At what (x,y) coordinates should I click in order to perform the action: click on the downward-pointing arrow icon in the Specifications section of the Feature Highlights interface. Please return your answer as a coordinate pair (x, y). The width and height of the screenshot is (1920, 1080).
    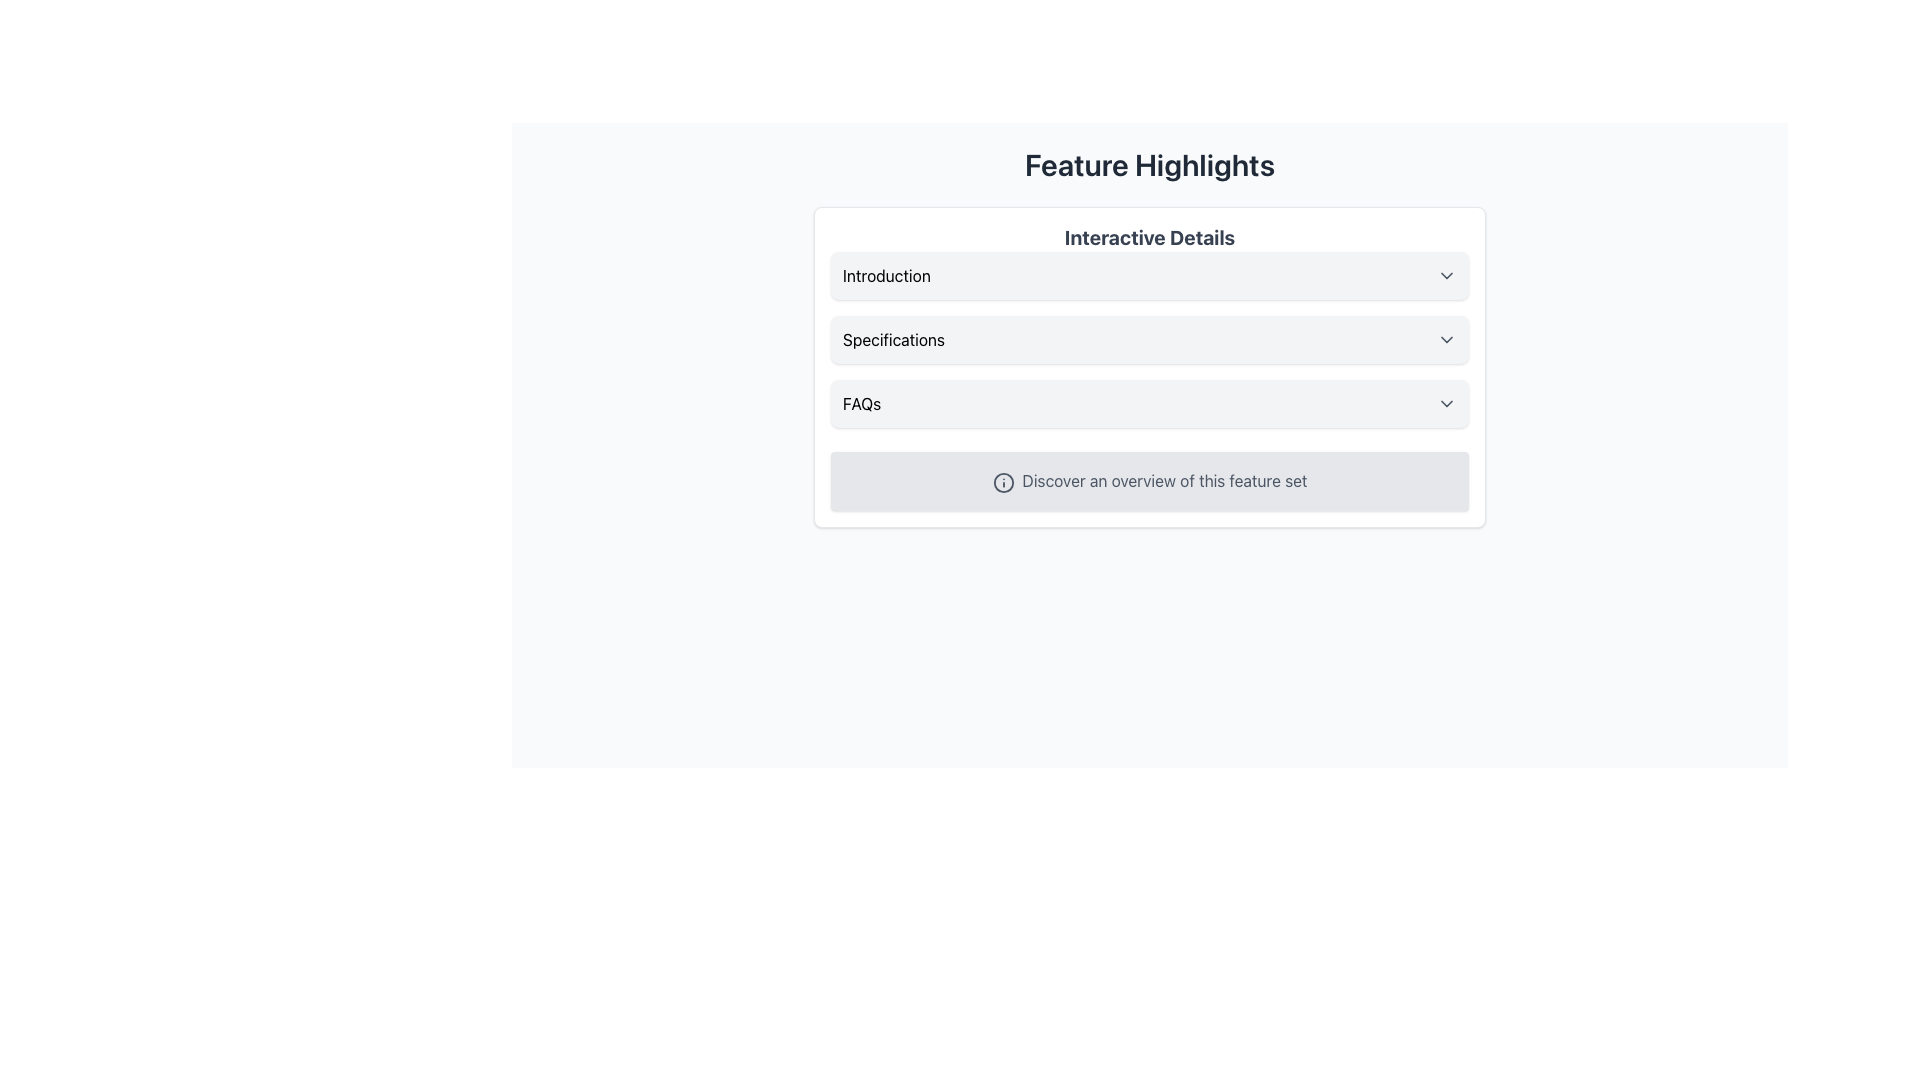
    Looking at the image, I should click on (1446, 338).